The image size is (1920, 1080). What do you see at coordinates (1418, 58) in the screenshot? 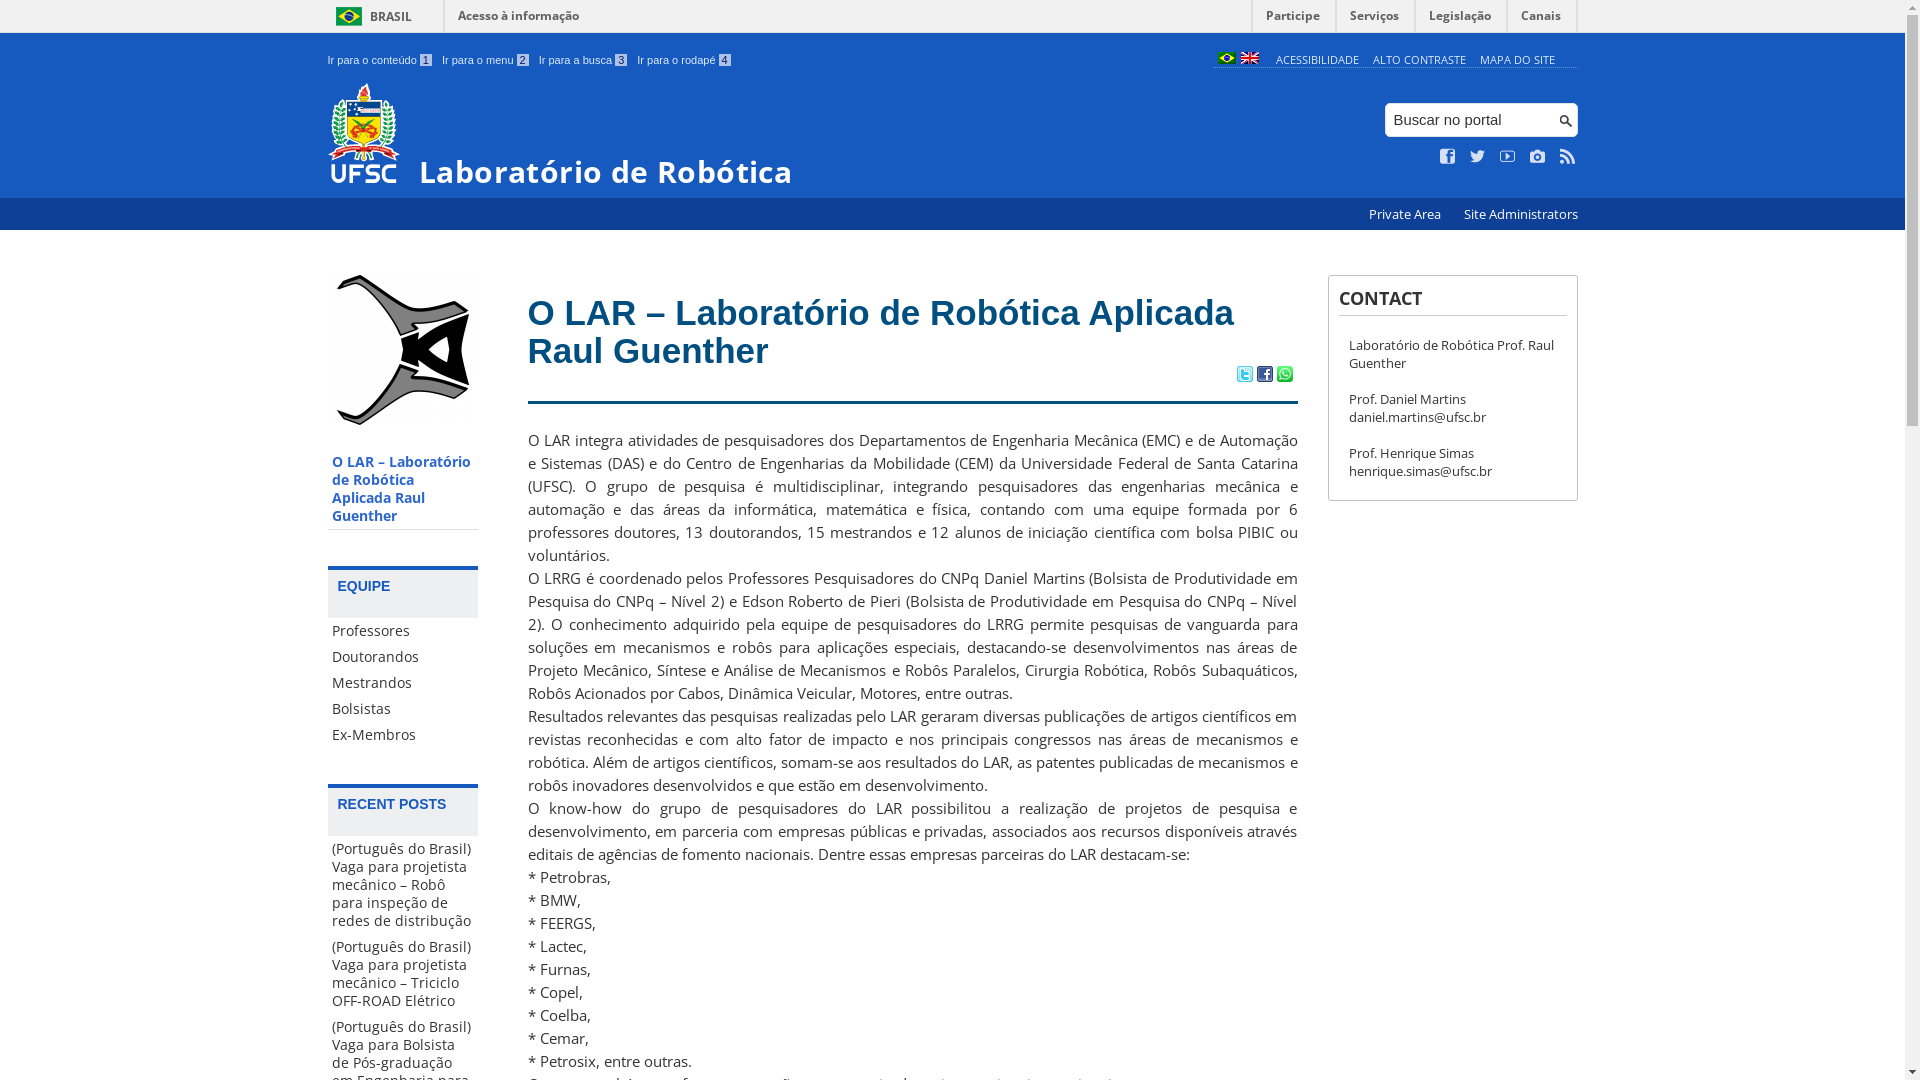
I see `'ALTO CONTRASTE'` at bounding box center [1418, 58].